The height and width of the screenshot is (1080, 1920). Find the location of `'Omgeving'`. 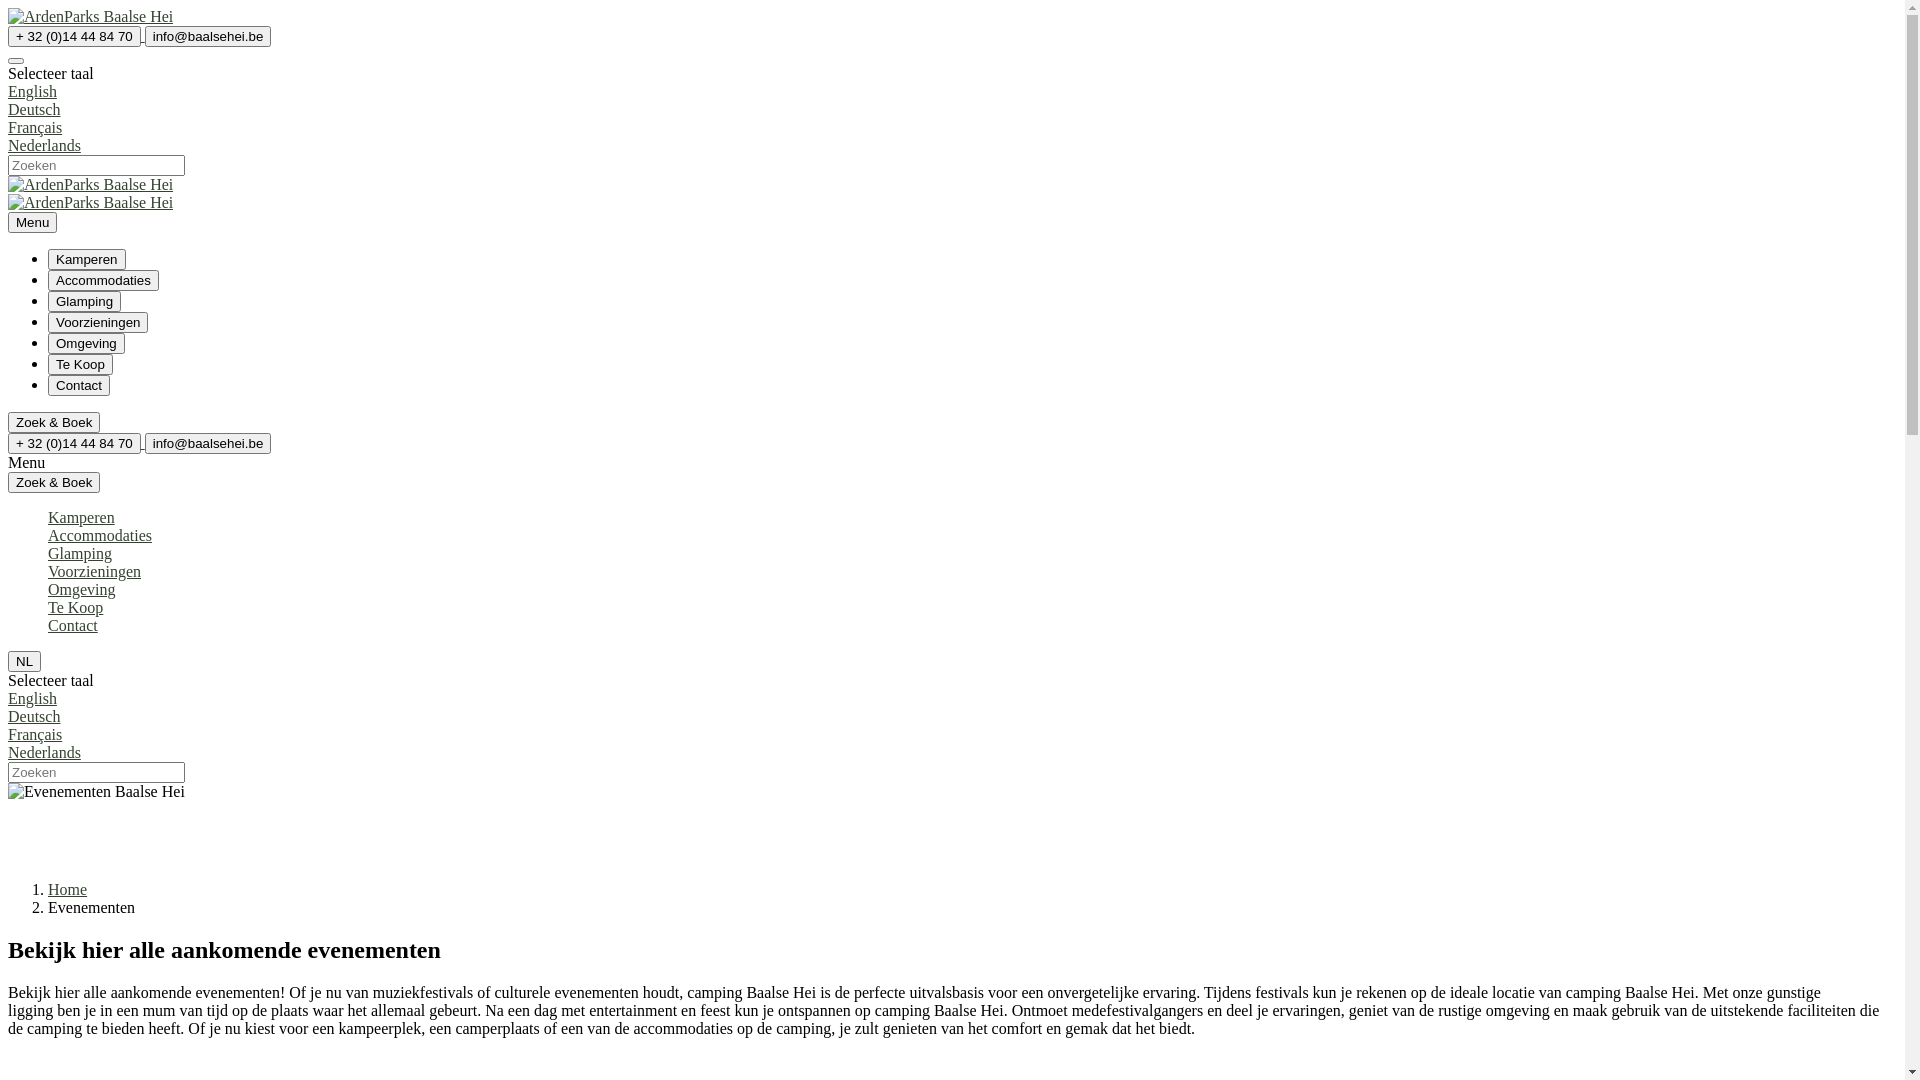

'Omgeving' is located at coordinates (85, 341).